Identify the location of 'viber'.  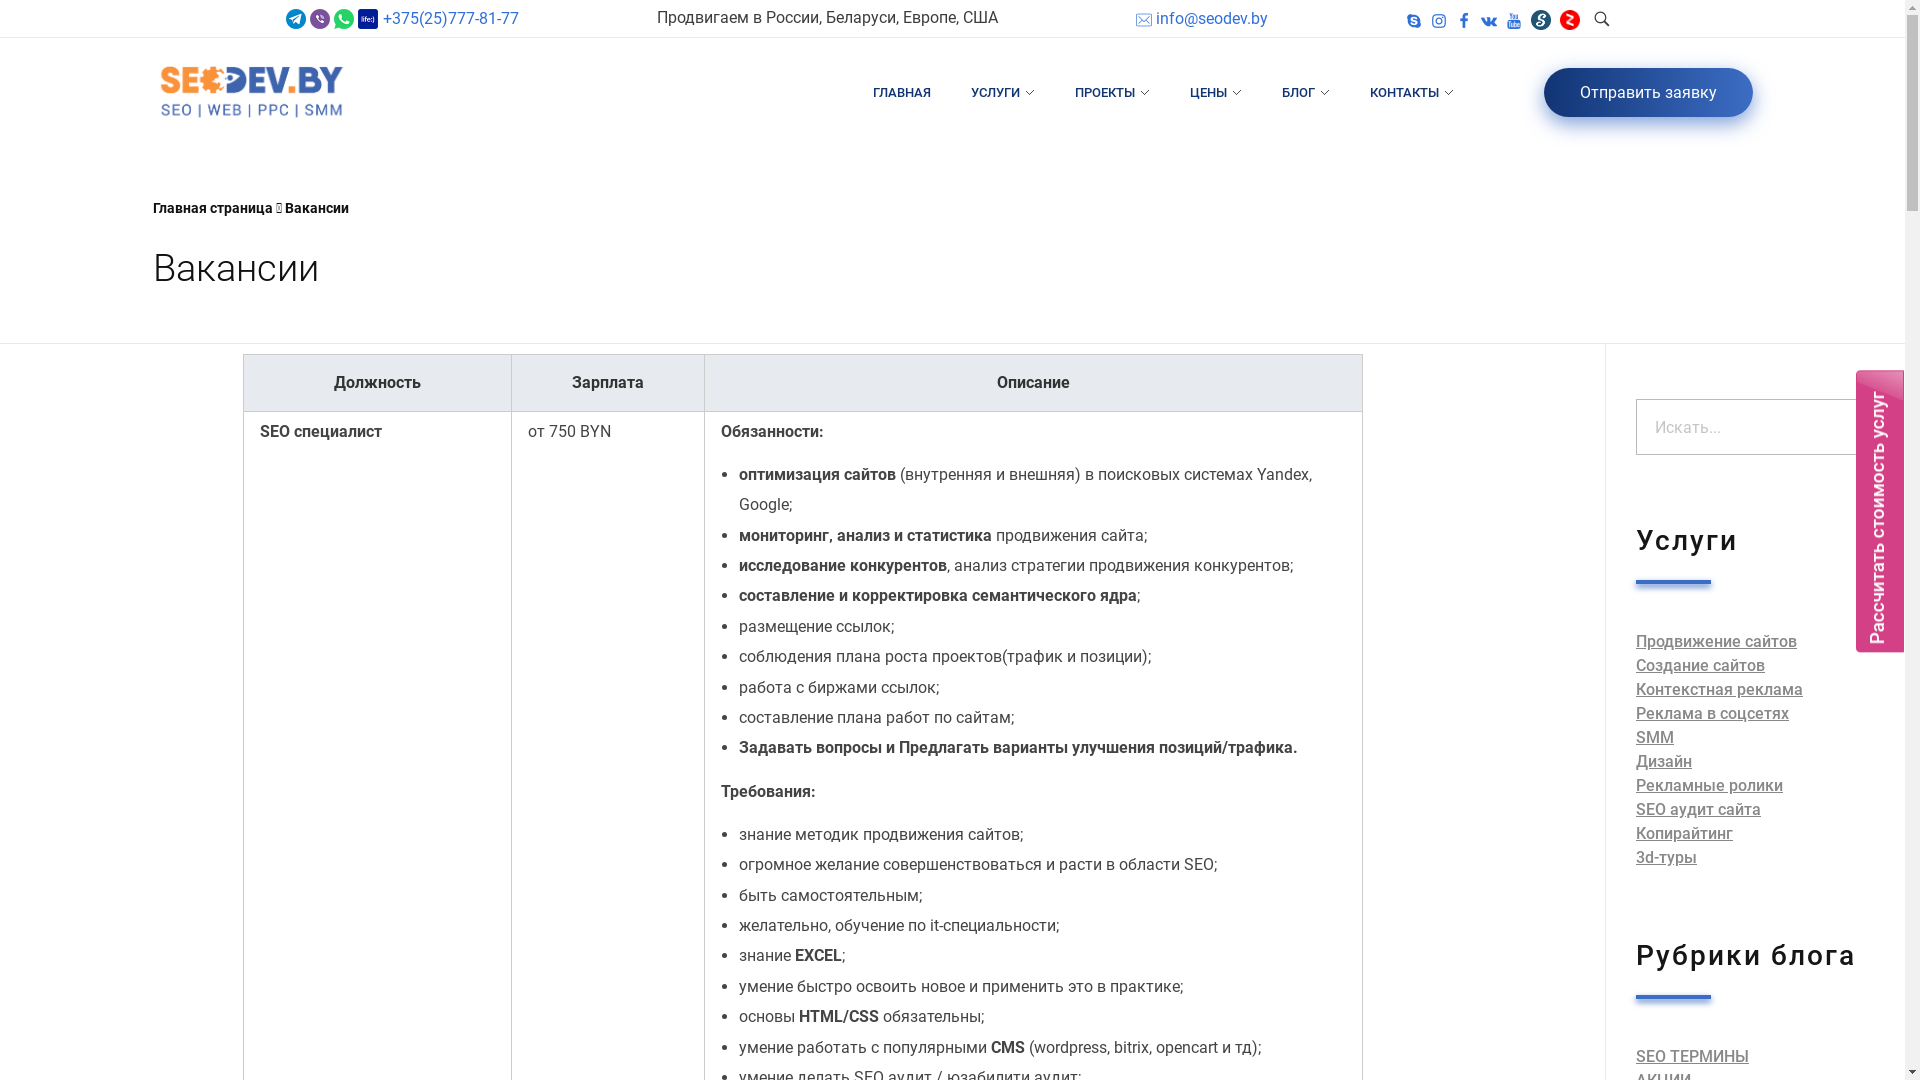
(320, 19).